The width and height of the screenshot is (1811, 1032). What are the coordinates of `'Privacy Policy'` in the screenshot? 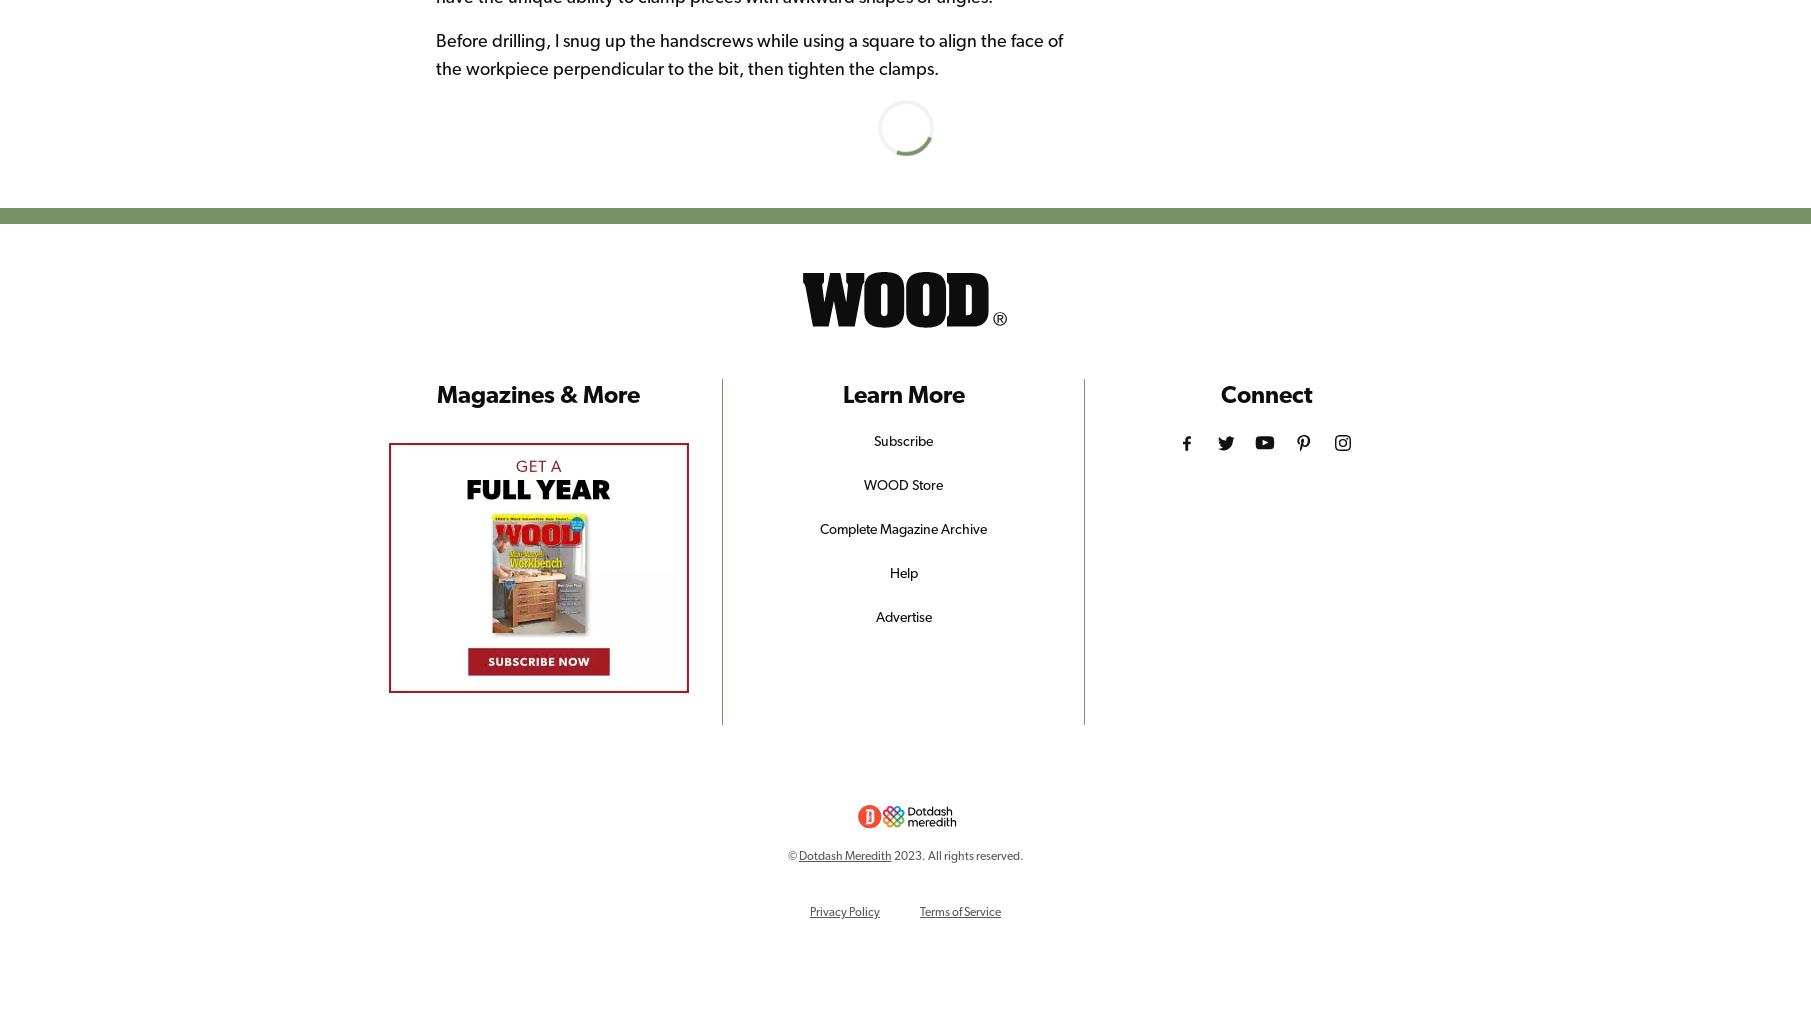 It's located at (810, 910).